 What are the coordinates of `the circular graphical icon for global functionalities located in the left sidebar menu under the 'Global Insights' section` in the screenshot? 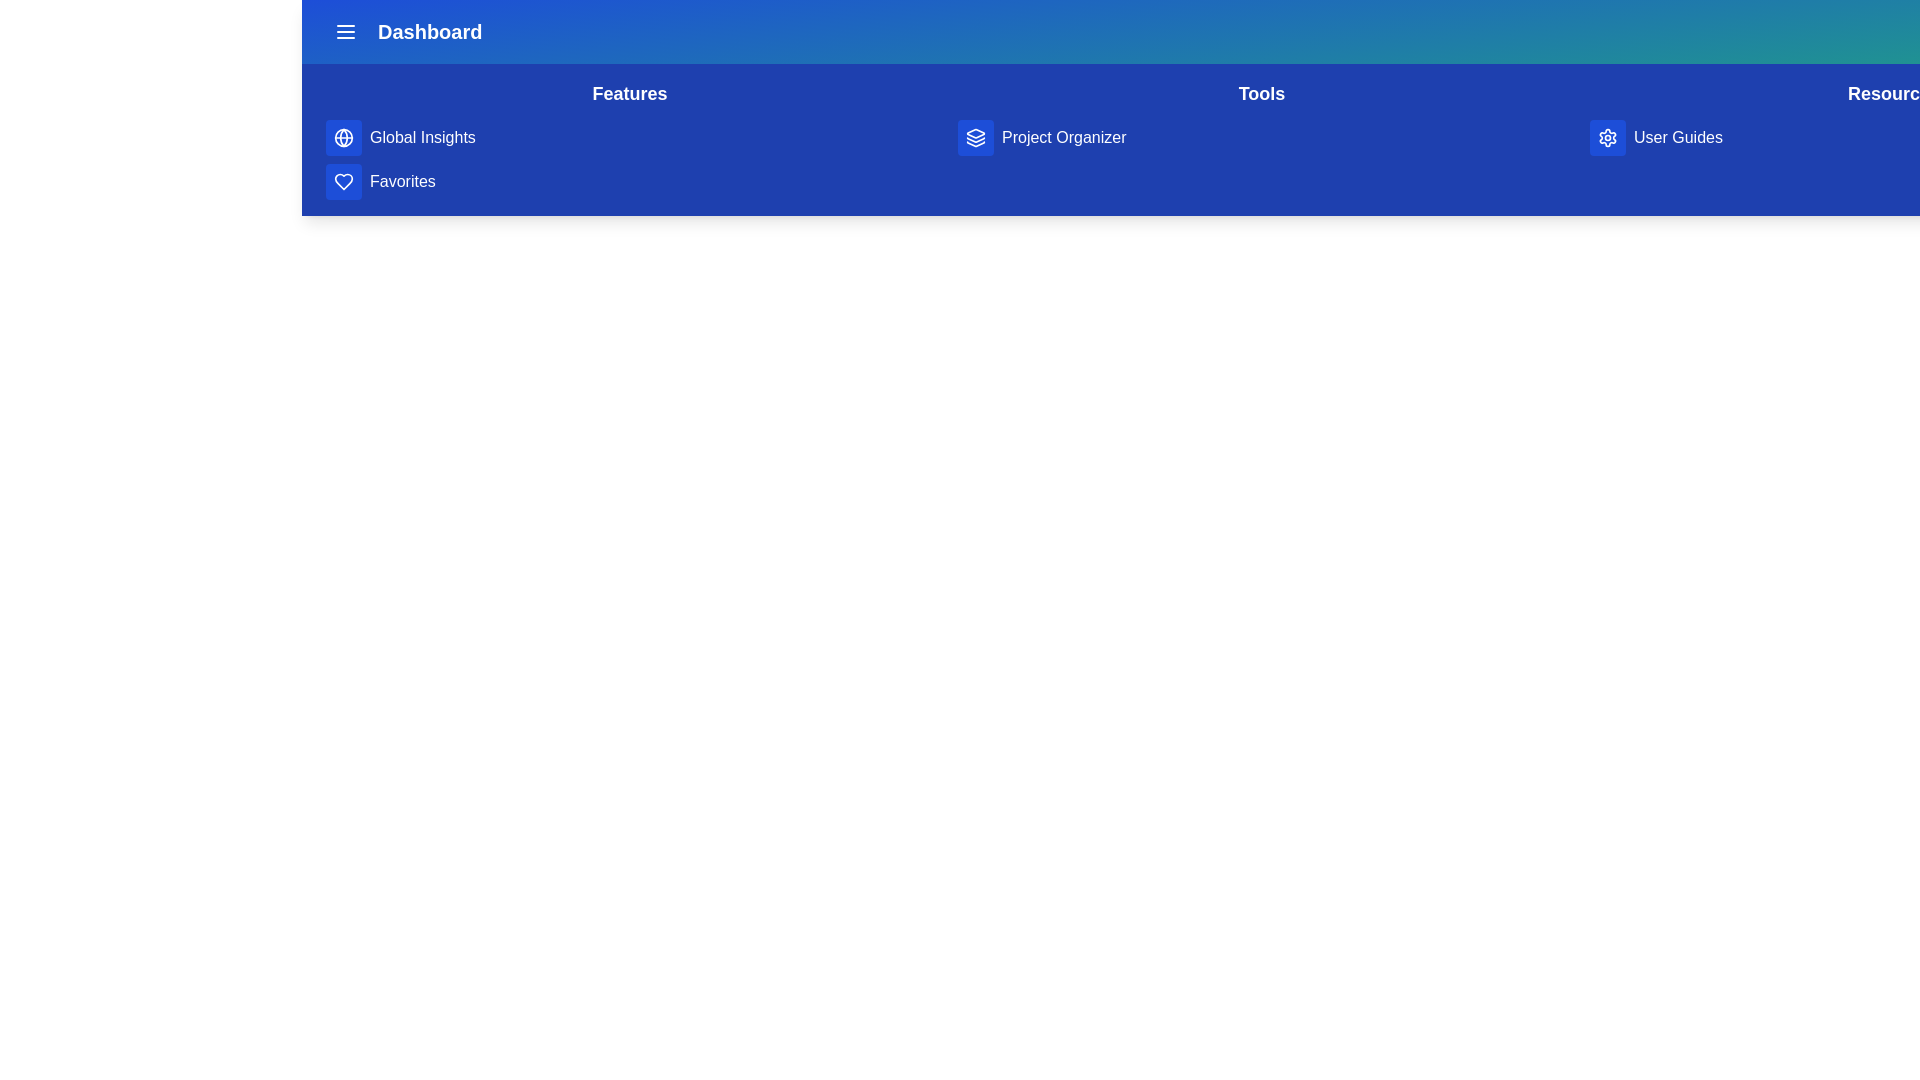 It's located at (344, 137).